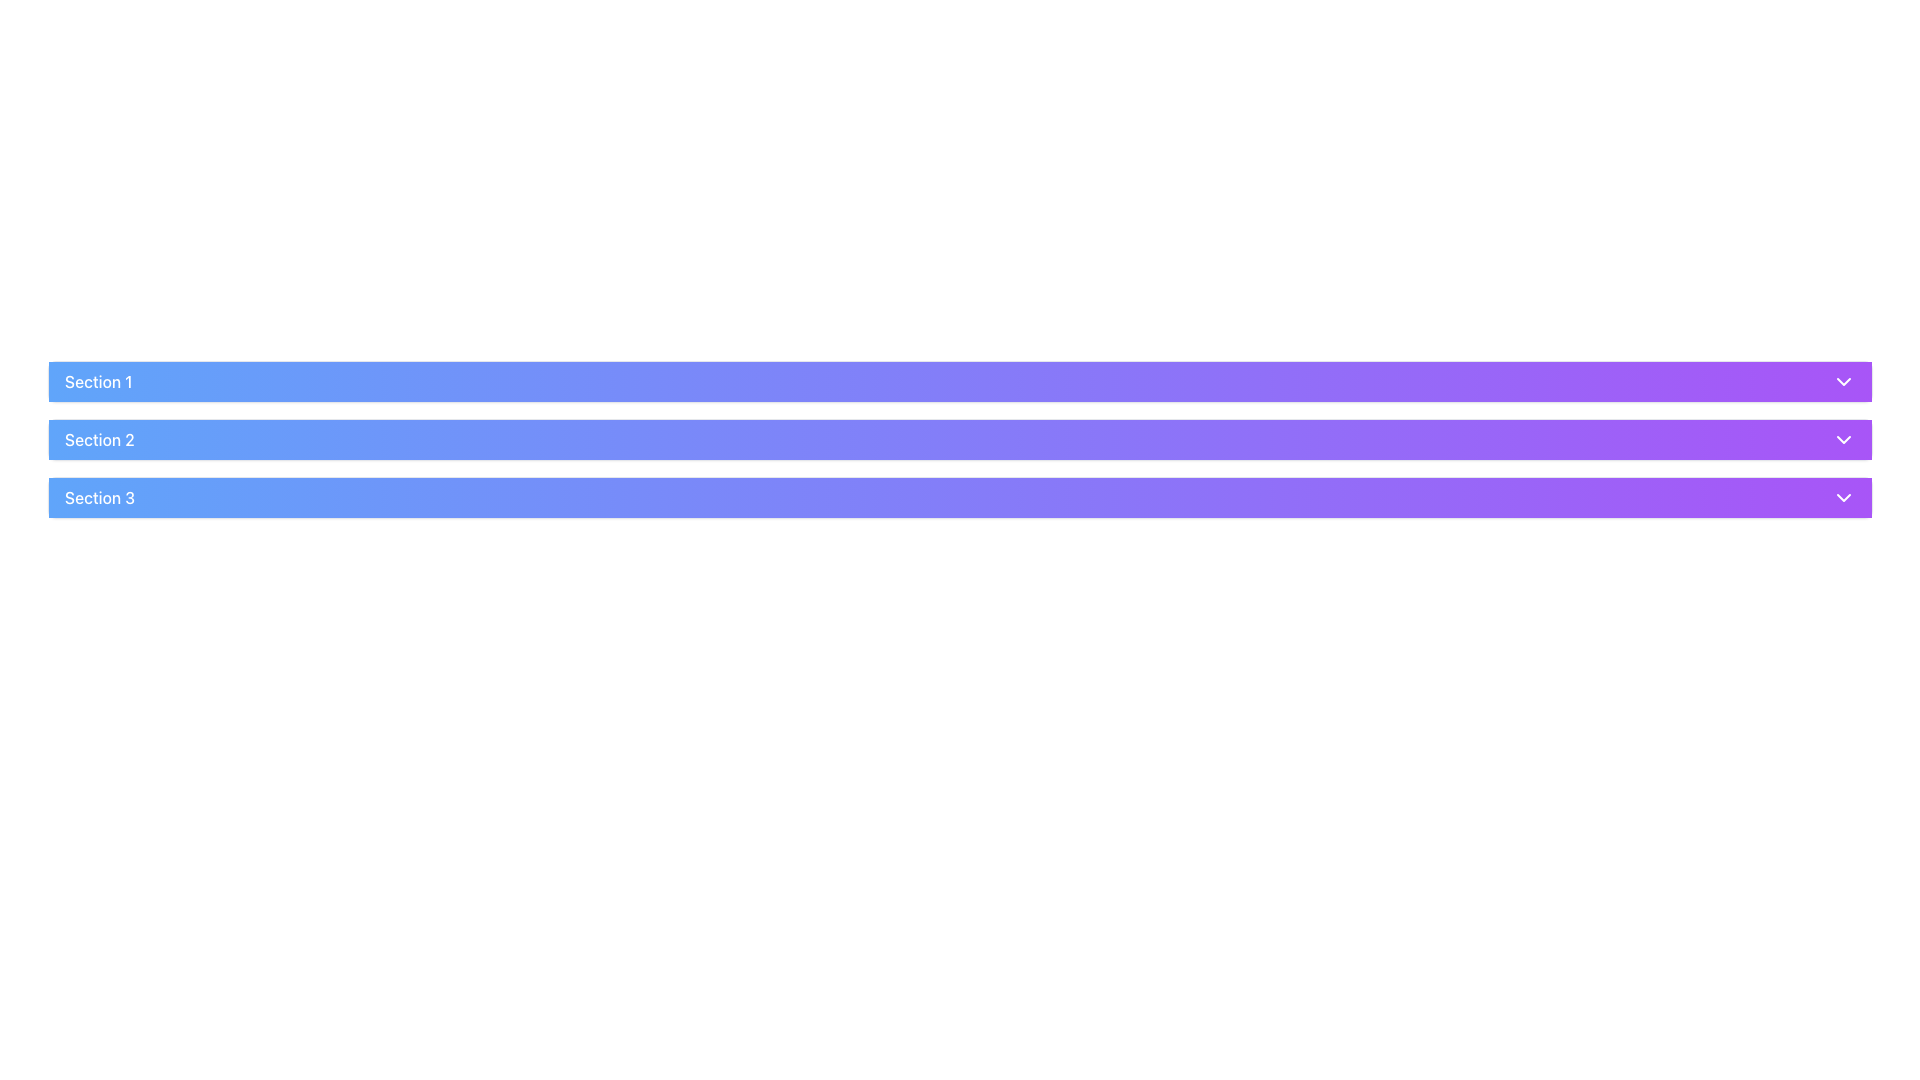 This screenshot has width=1920, height=1080. Describe the element at coordinates (1842, 381) in the screenshot. I see `the downward-pointing chevron icon located at the top-right corner of 'Section 1' to visually highlight or emphasize it` at that location.